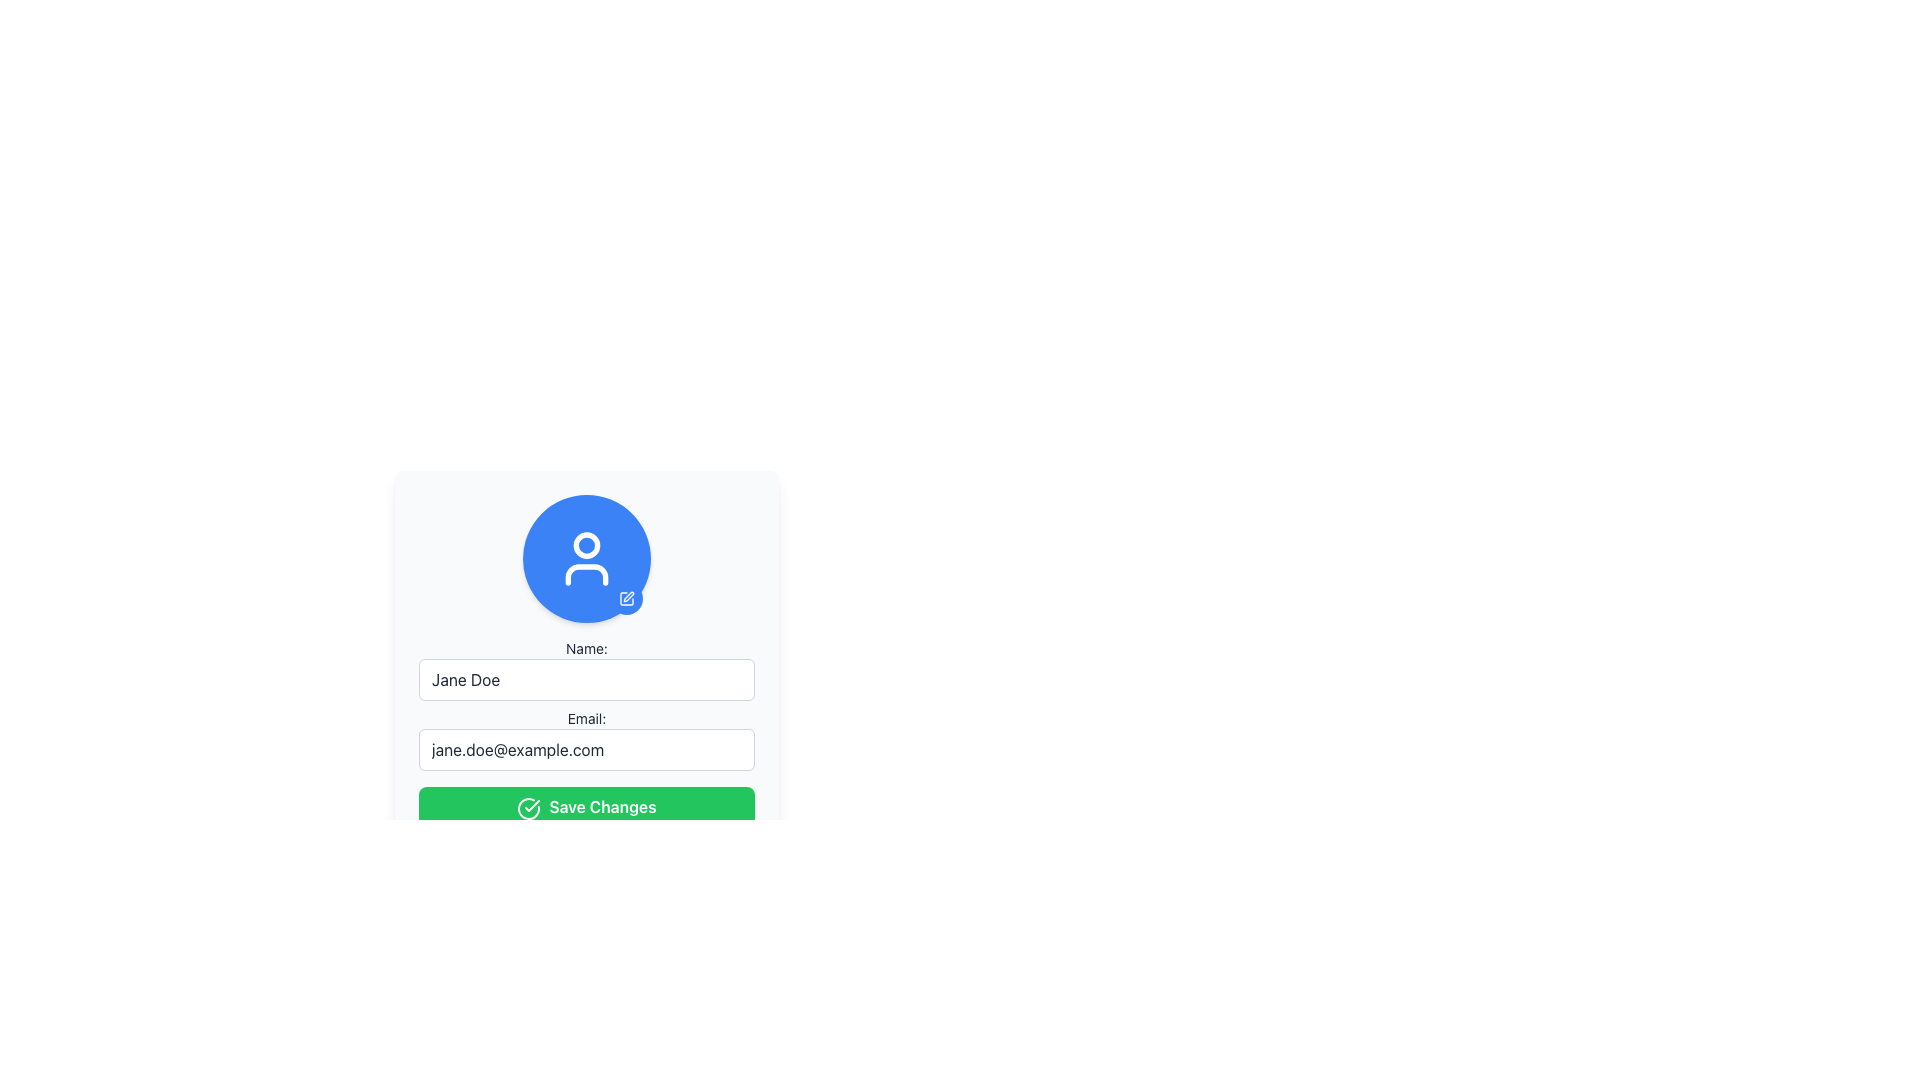  I want to click on the label that indicates the purpose of the input field for entering the user's name, which is located in the top-left part of the form, directly above the text input field, so click(585, 648).